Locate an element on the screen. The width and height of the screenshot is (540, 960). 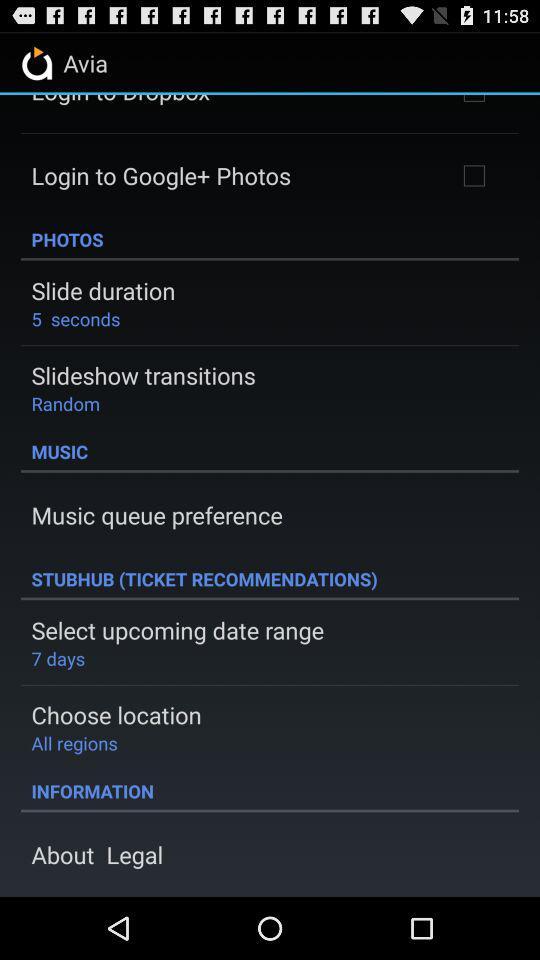
the 7 days item is located at coordinates (58, 657).